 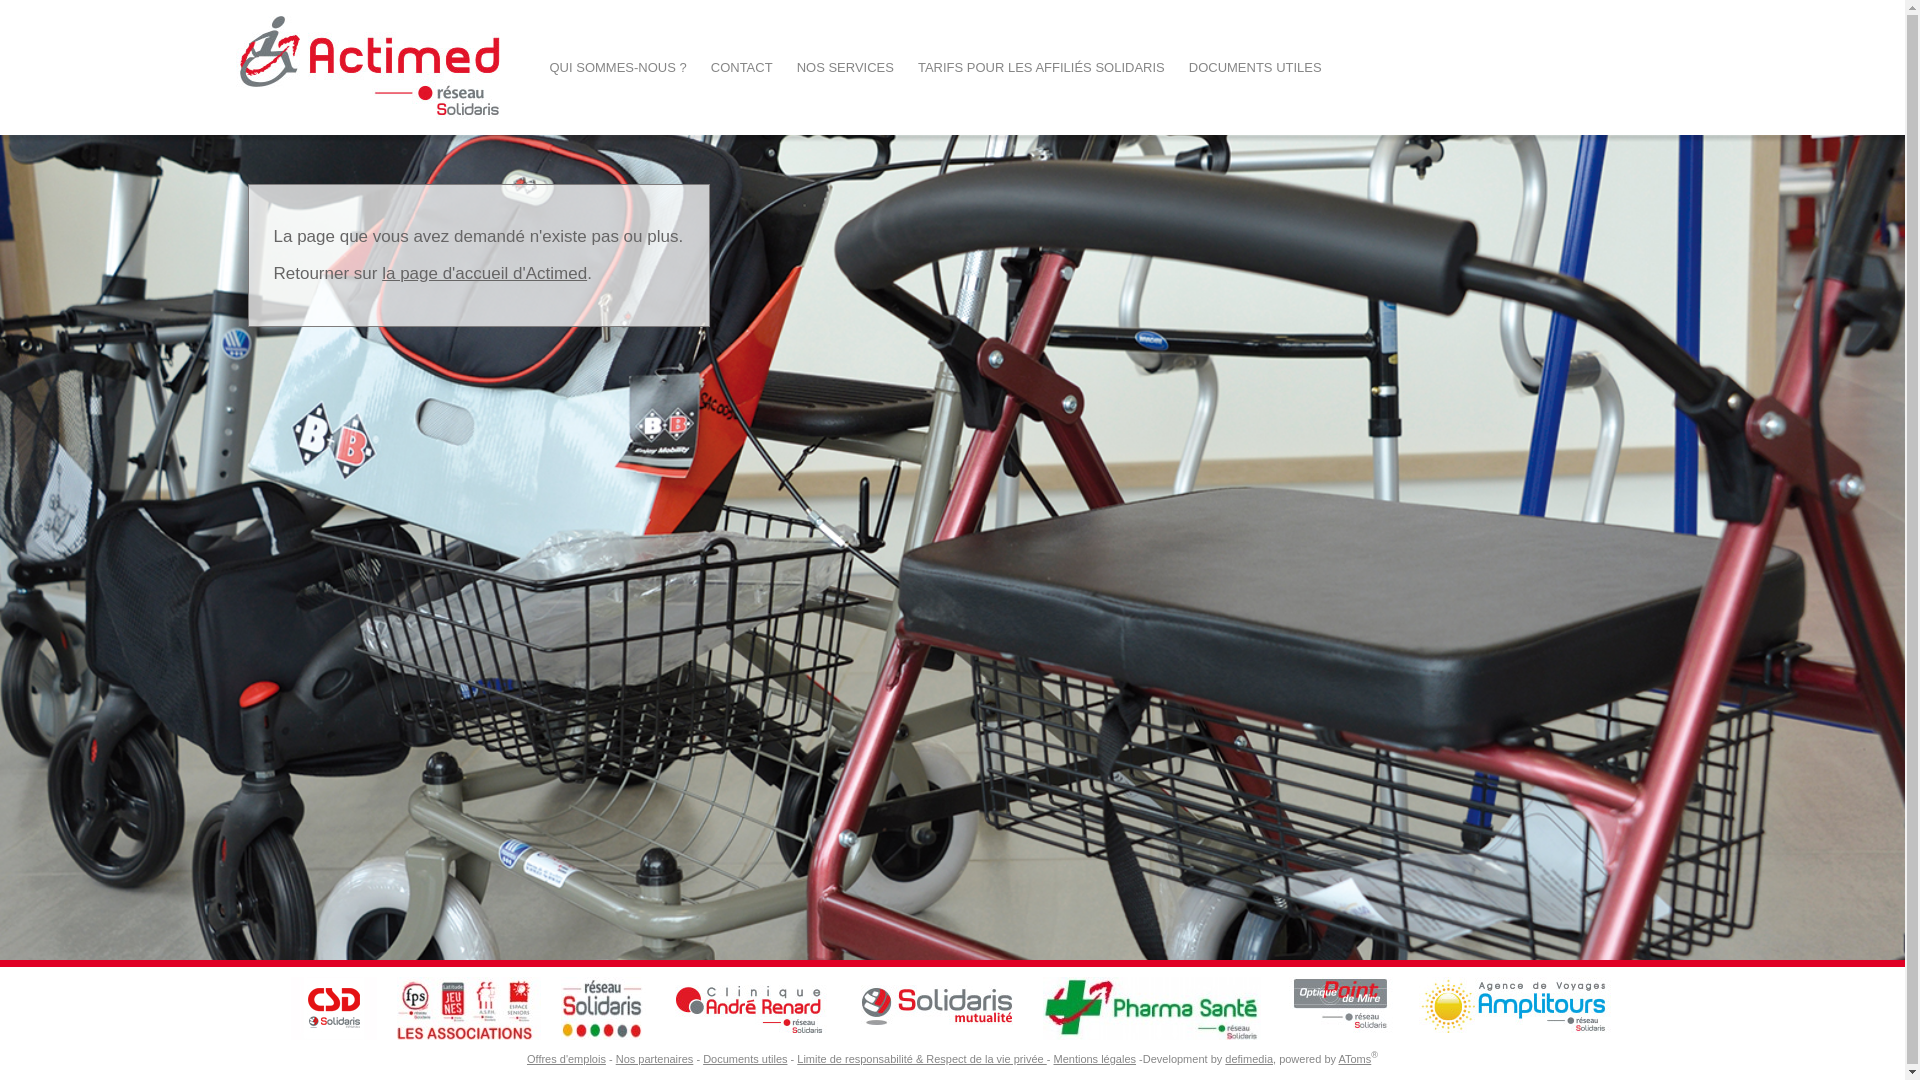 I want to click on 'logo-csd', so click(x=290, y=1008).